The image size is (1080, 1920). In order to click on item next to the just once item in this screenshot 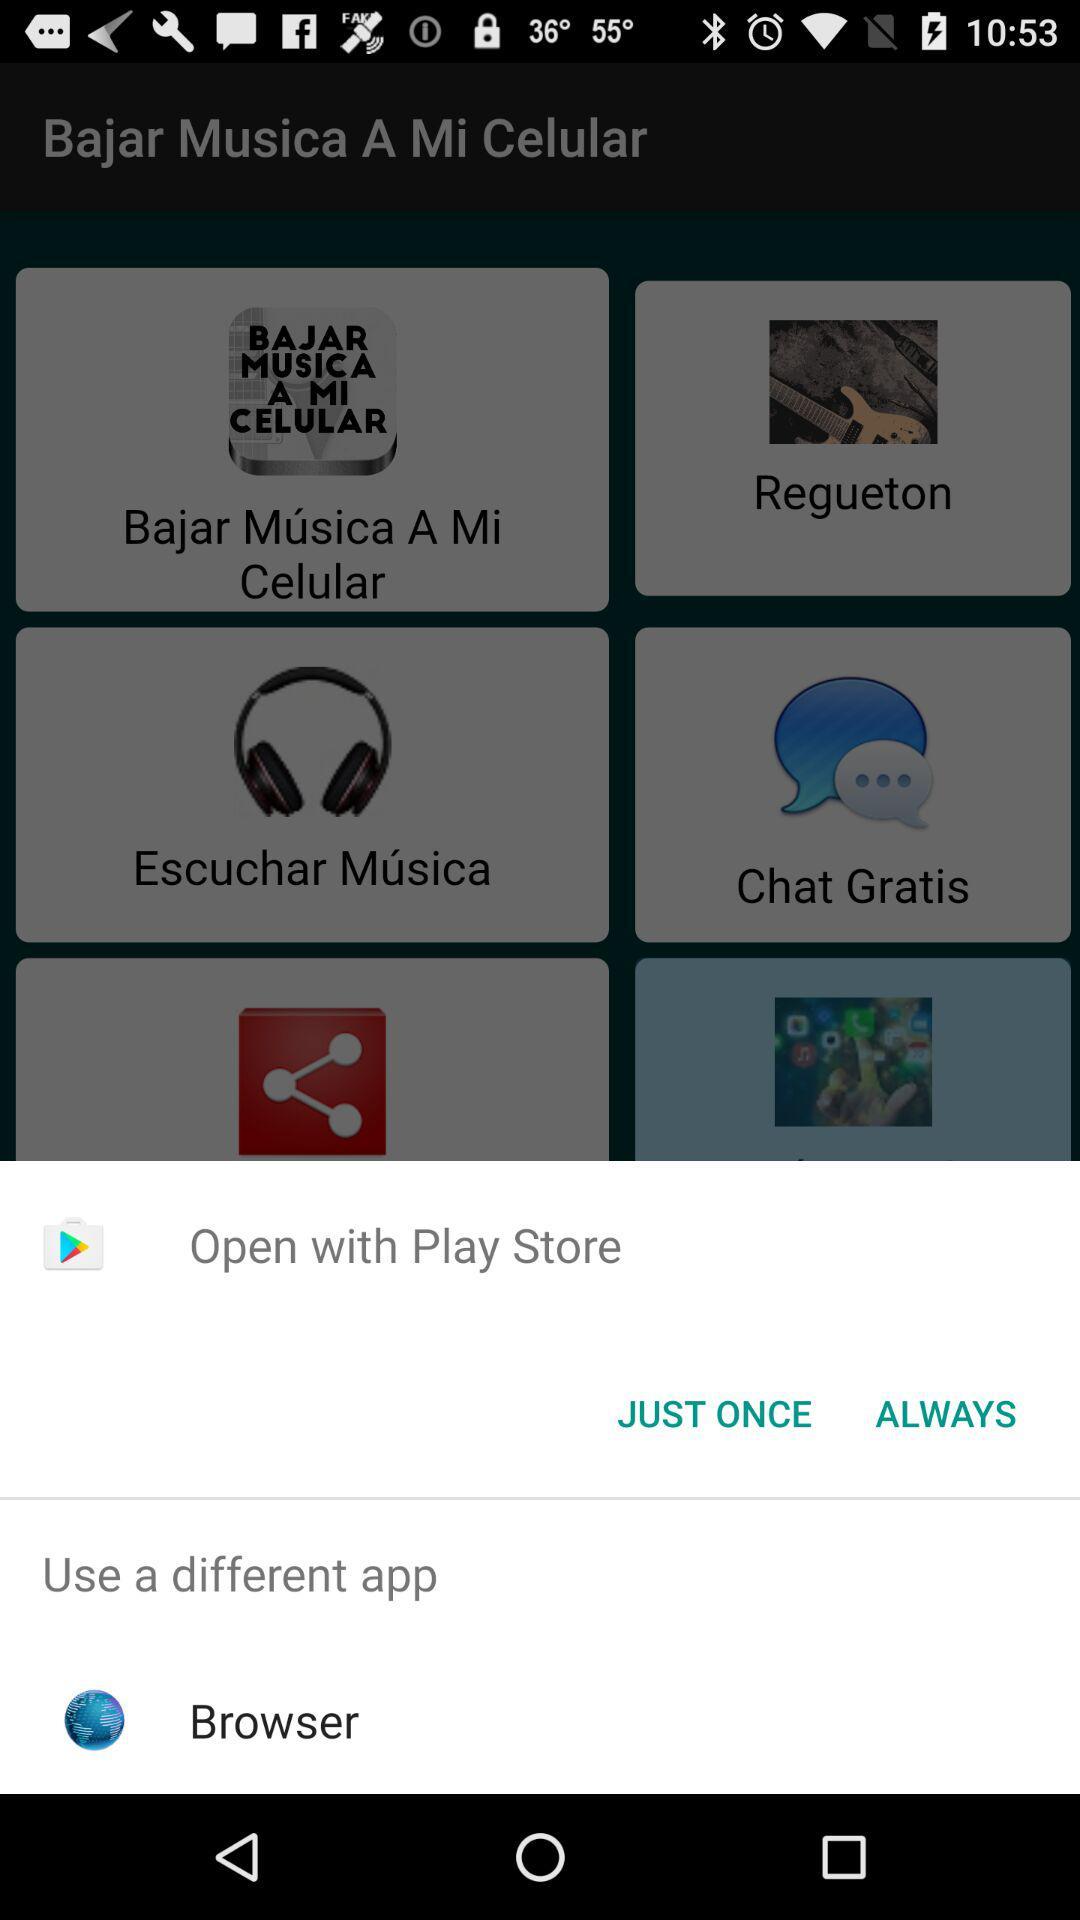, I will do `click(945, 1411)`.